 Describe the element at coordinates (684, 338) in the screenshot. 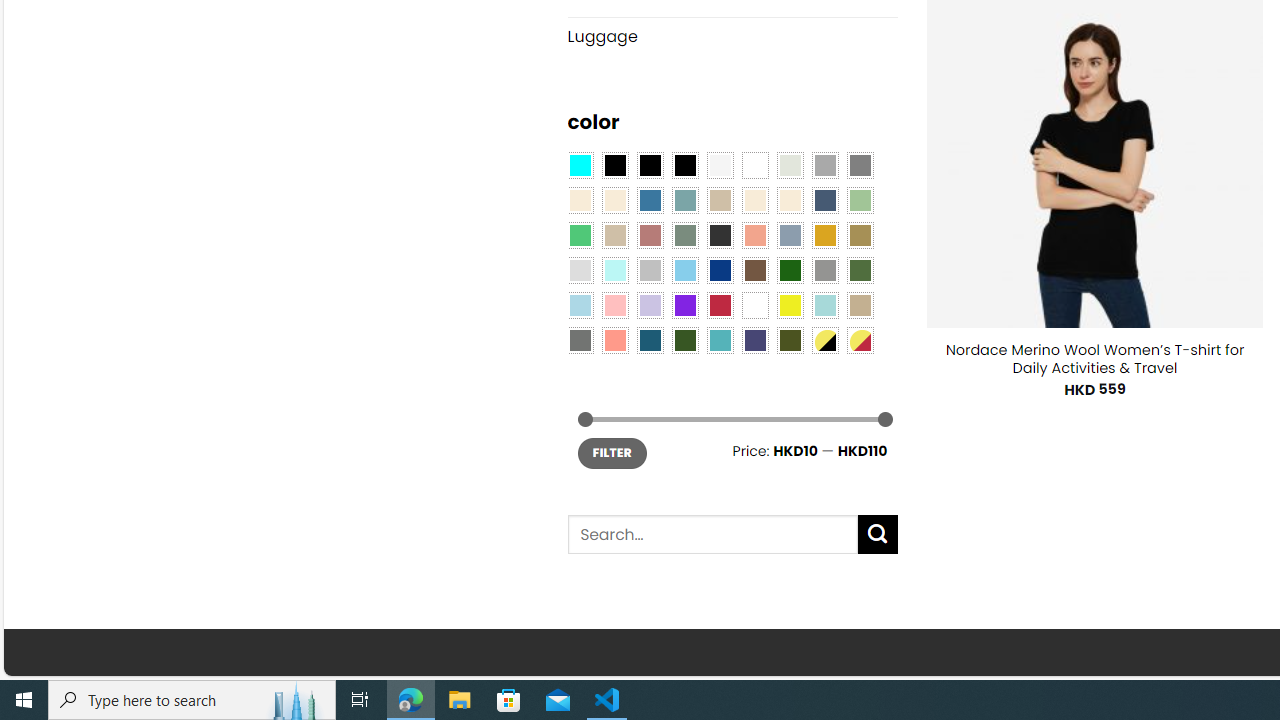

I see `'Forest'` at that location.